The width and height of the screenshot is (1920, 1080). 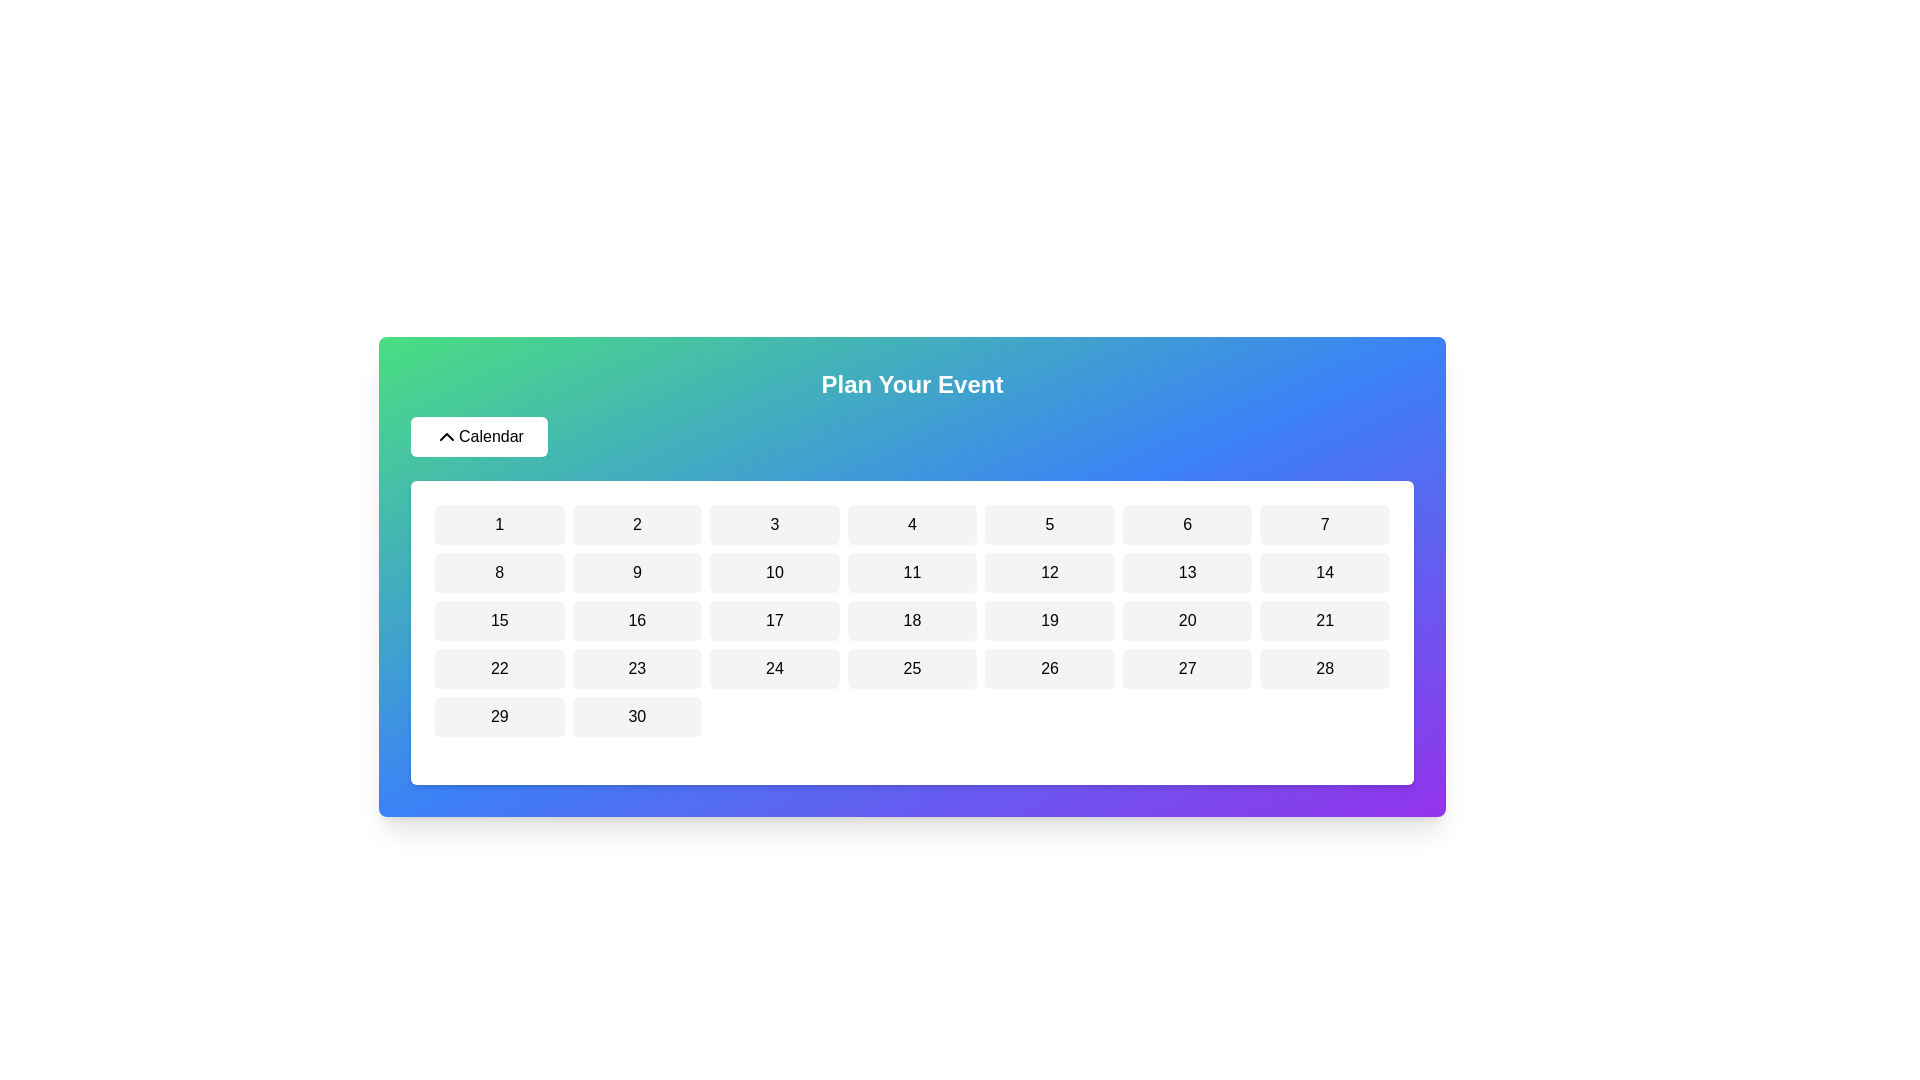 What do you see at coordinates (1187, 668) in the screenshot?
I see `the rectangular button labeled '27' in the bottom row of the grid layout` at bounding box center [1187, 668].